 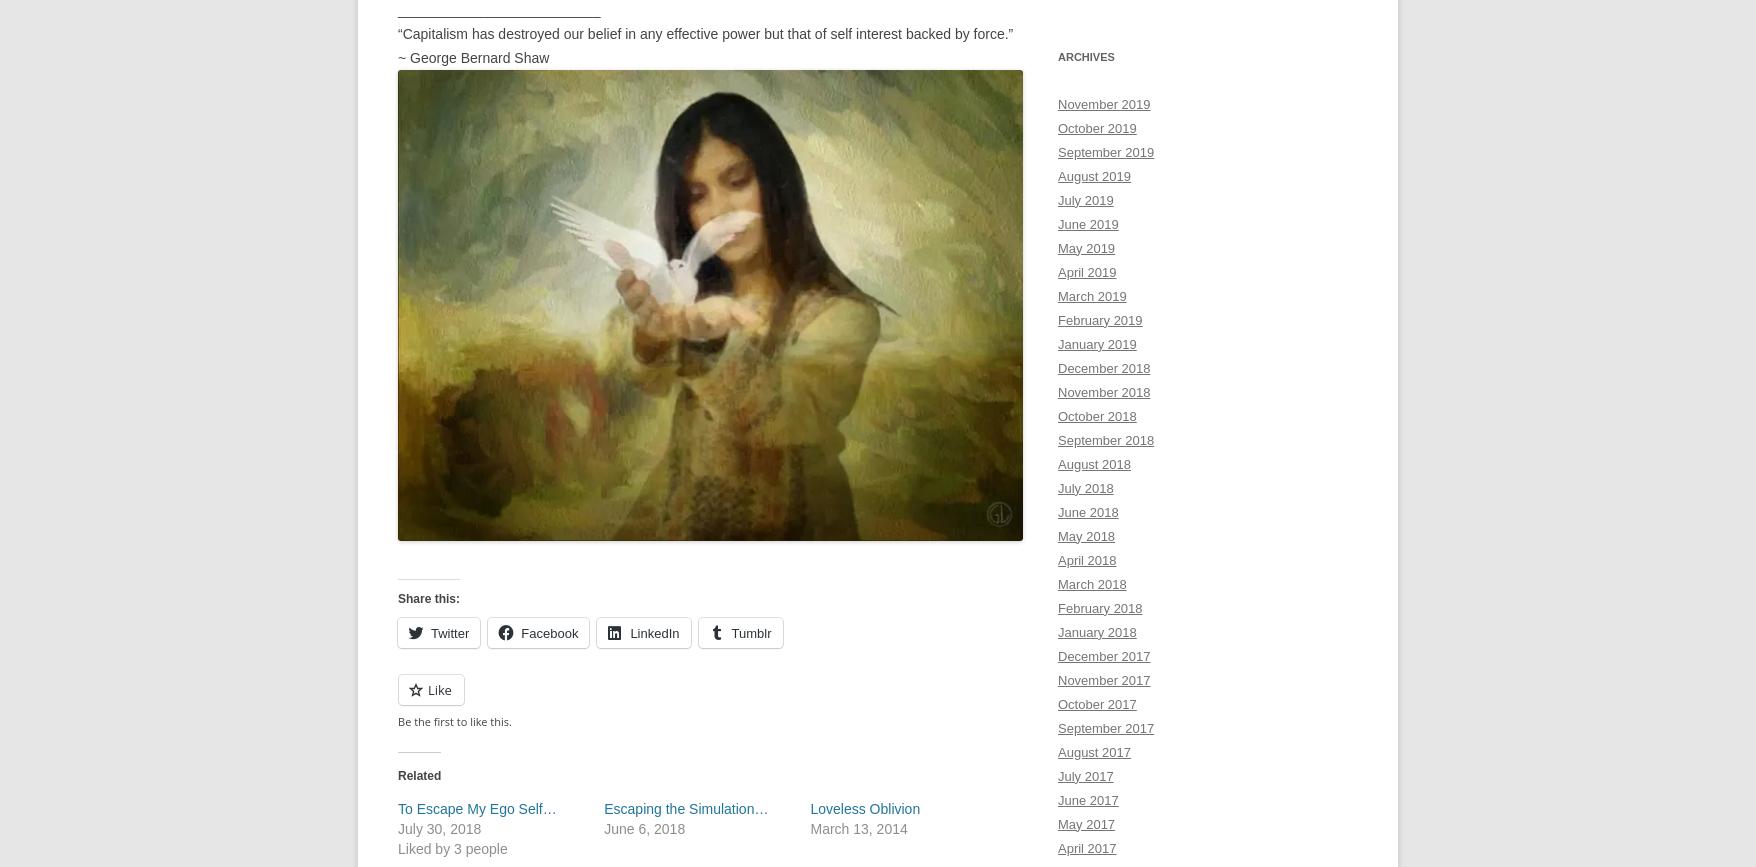 What do you see at coordinates (1056, 678) in the screenshot?
I see `'November 2017'` at bounding box center [1056, 678].